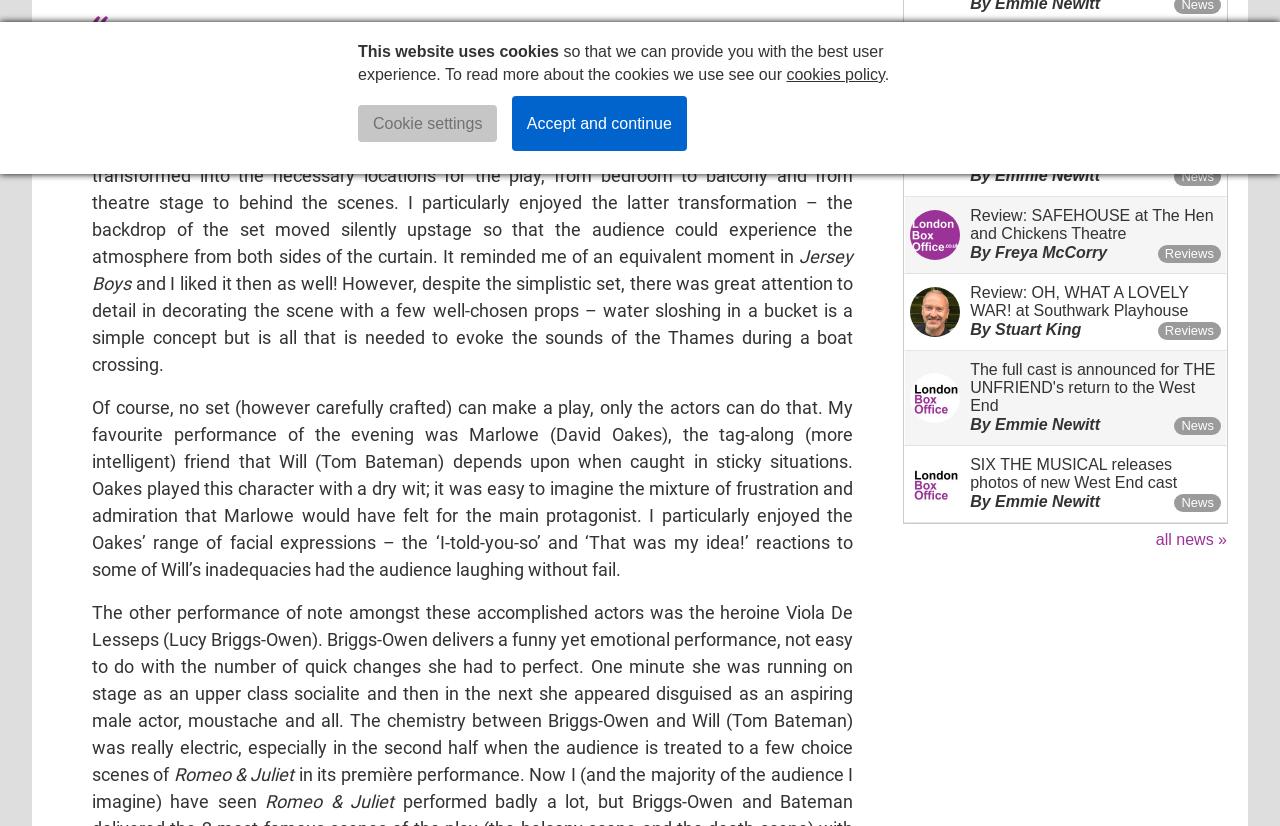  I want to click on 'The cast of THE NUTCRACKER: A VERY ADULT PANTOMIME is announced', so click(1093, 137).